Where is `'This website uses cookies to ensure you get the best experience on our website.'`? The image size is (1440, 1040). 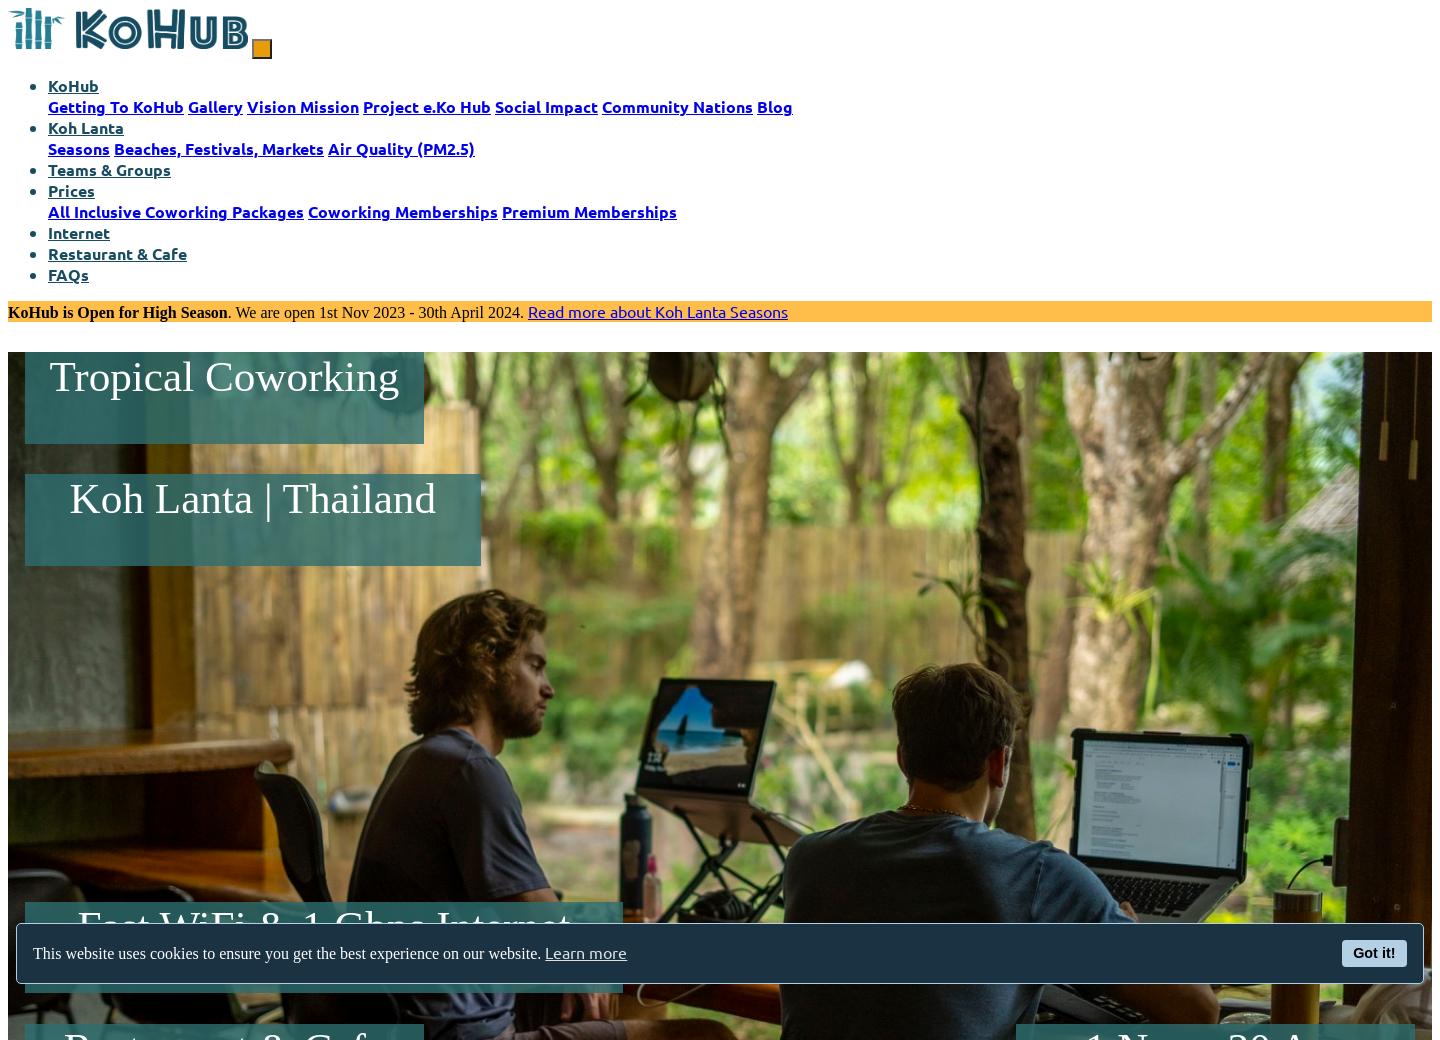
'This website uses cookies to ensure you get the best experience on our website.' is located at coordinates (288, 953).